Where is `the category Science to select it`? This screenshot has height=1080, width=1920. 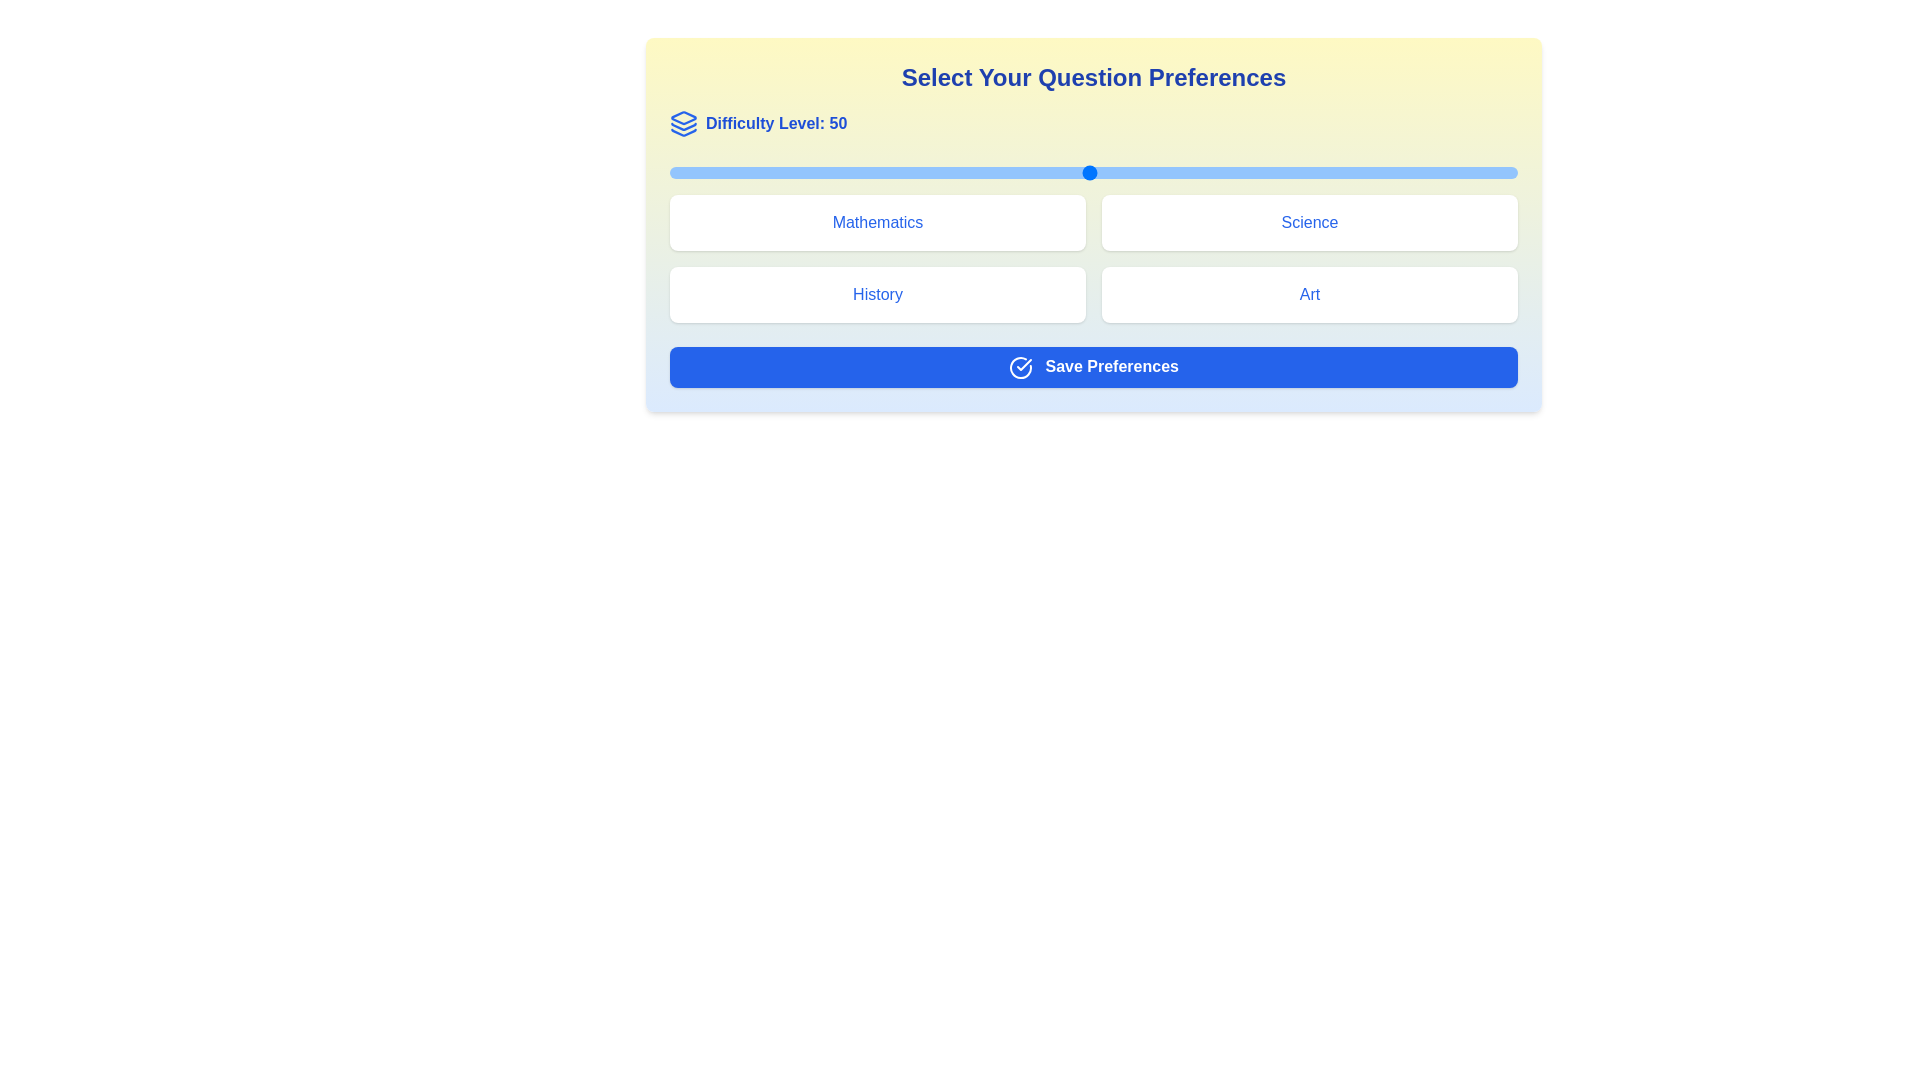
the category Science to select it is located at coordinates (1310, 223).